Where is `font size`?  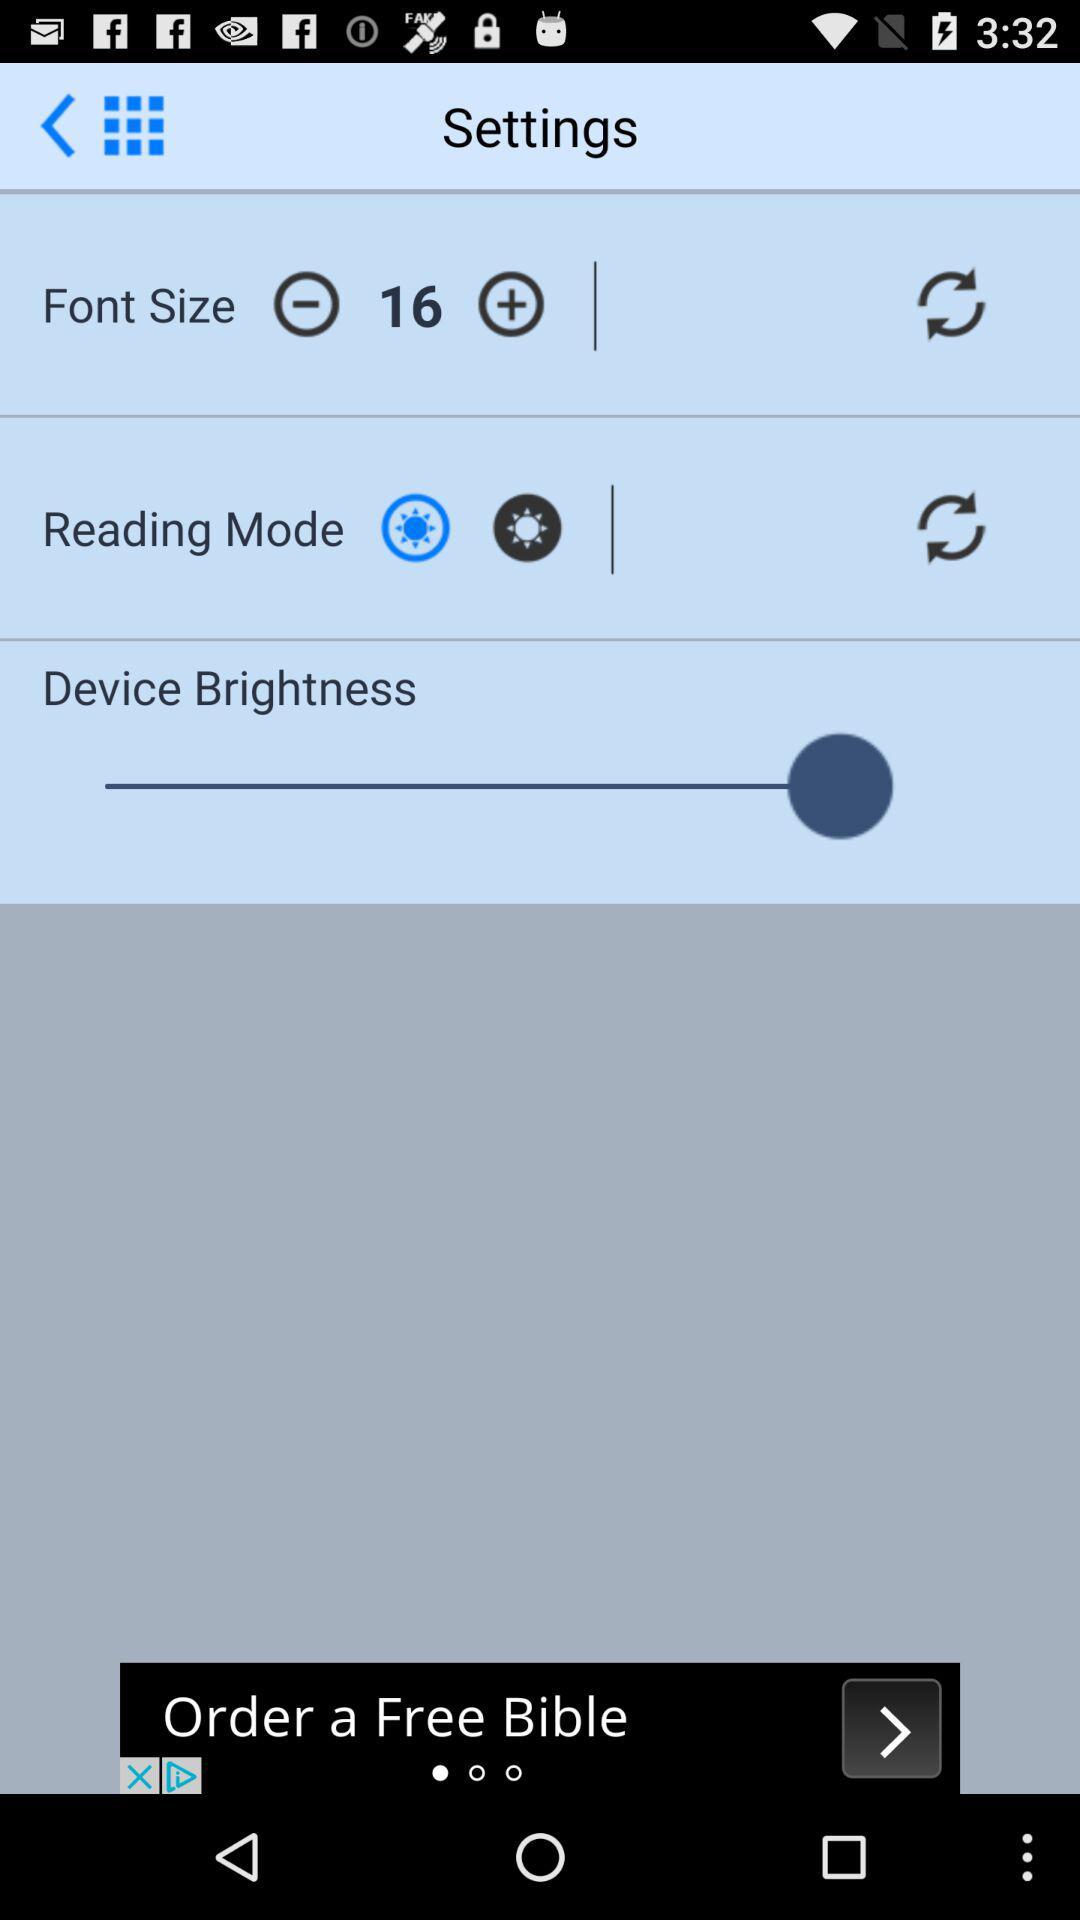 font size is located at coordinates (950, 303).